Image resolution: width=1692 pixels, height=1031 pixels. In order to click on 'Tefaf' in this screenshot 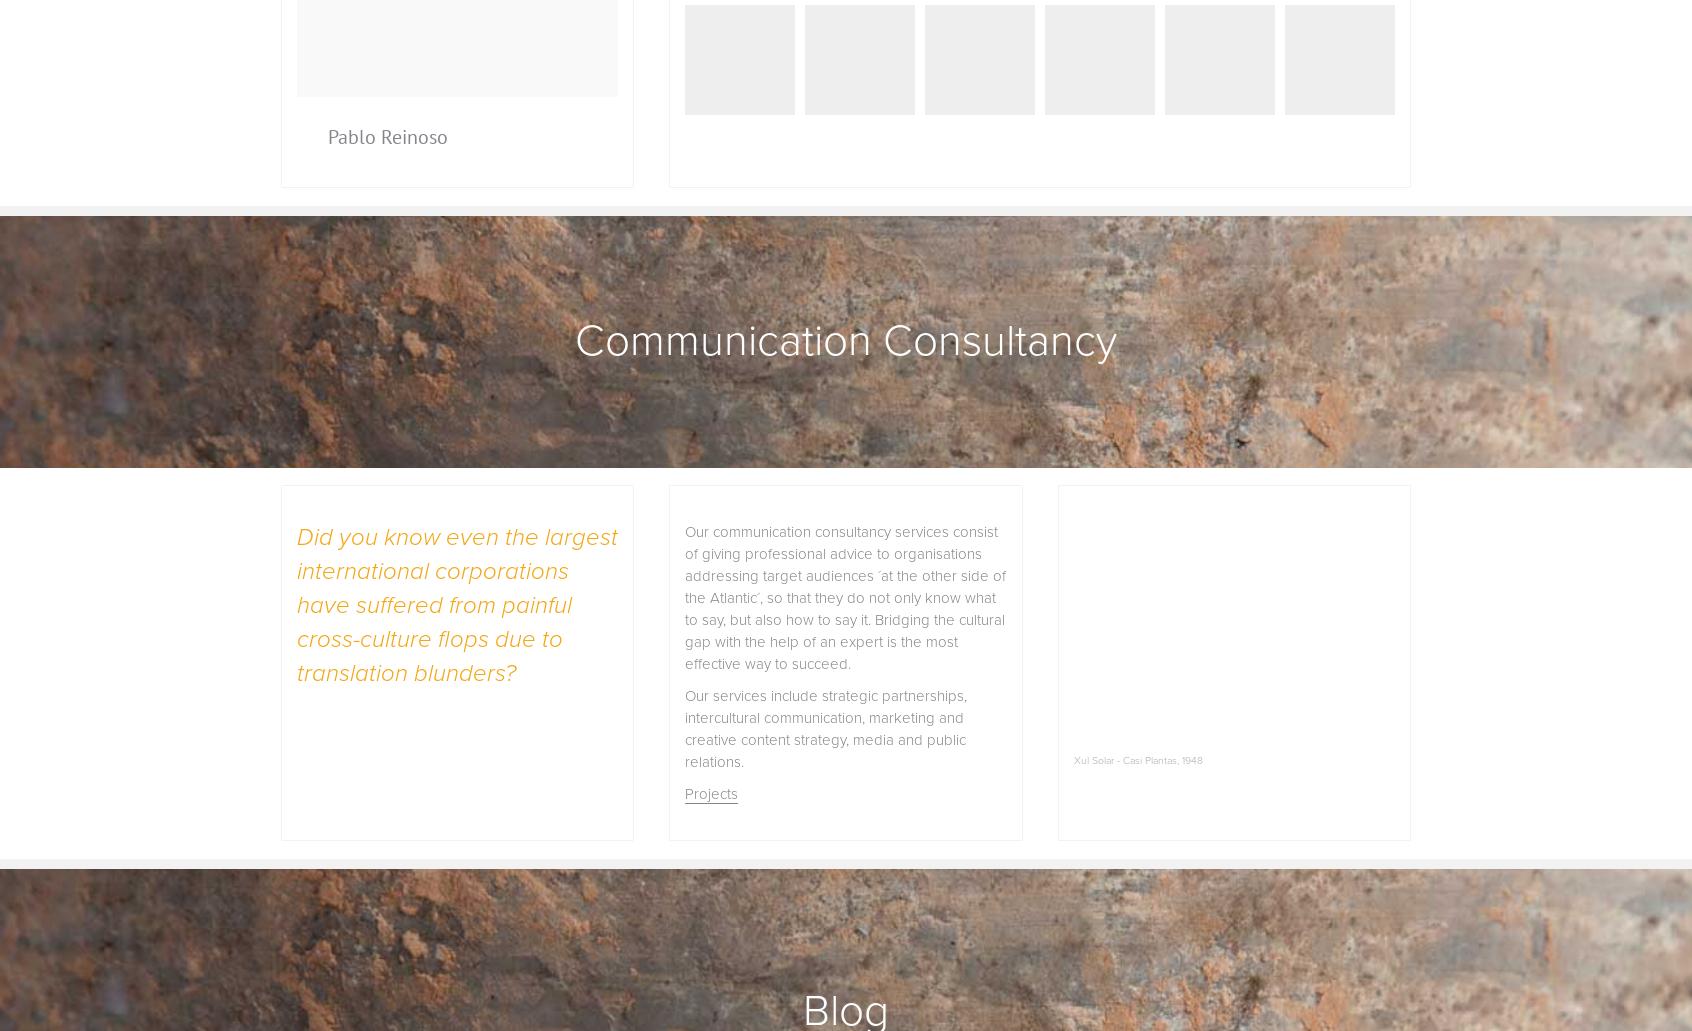, I will do `click(668, 136)`.